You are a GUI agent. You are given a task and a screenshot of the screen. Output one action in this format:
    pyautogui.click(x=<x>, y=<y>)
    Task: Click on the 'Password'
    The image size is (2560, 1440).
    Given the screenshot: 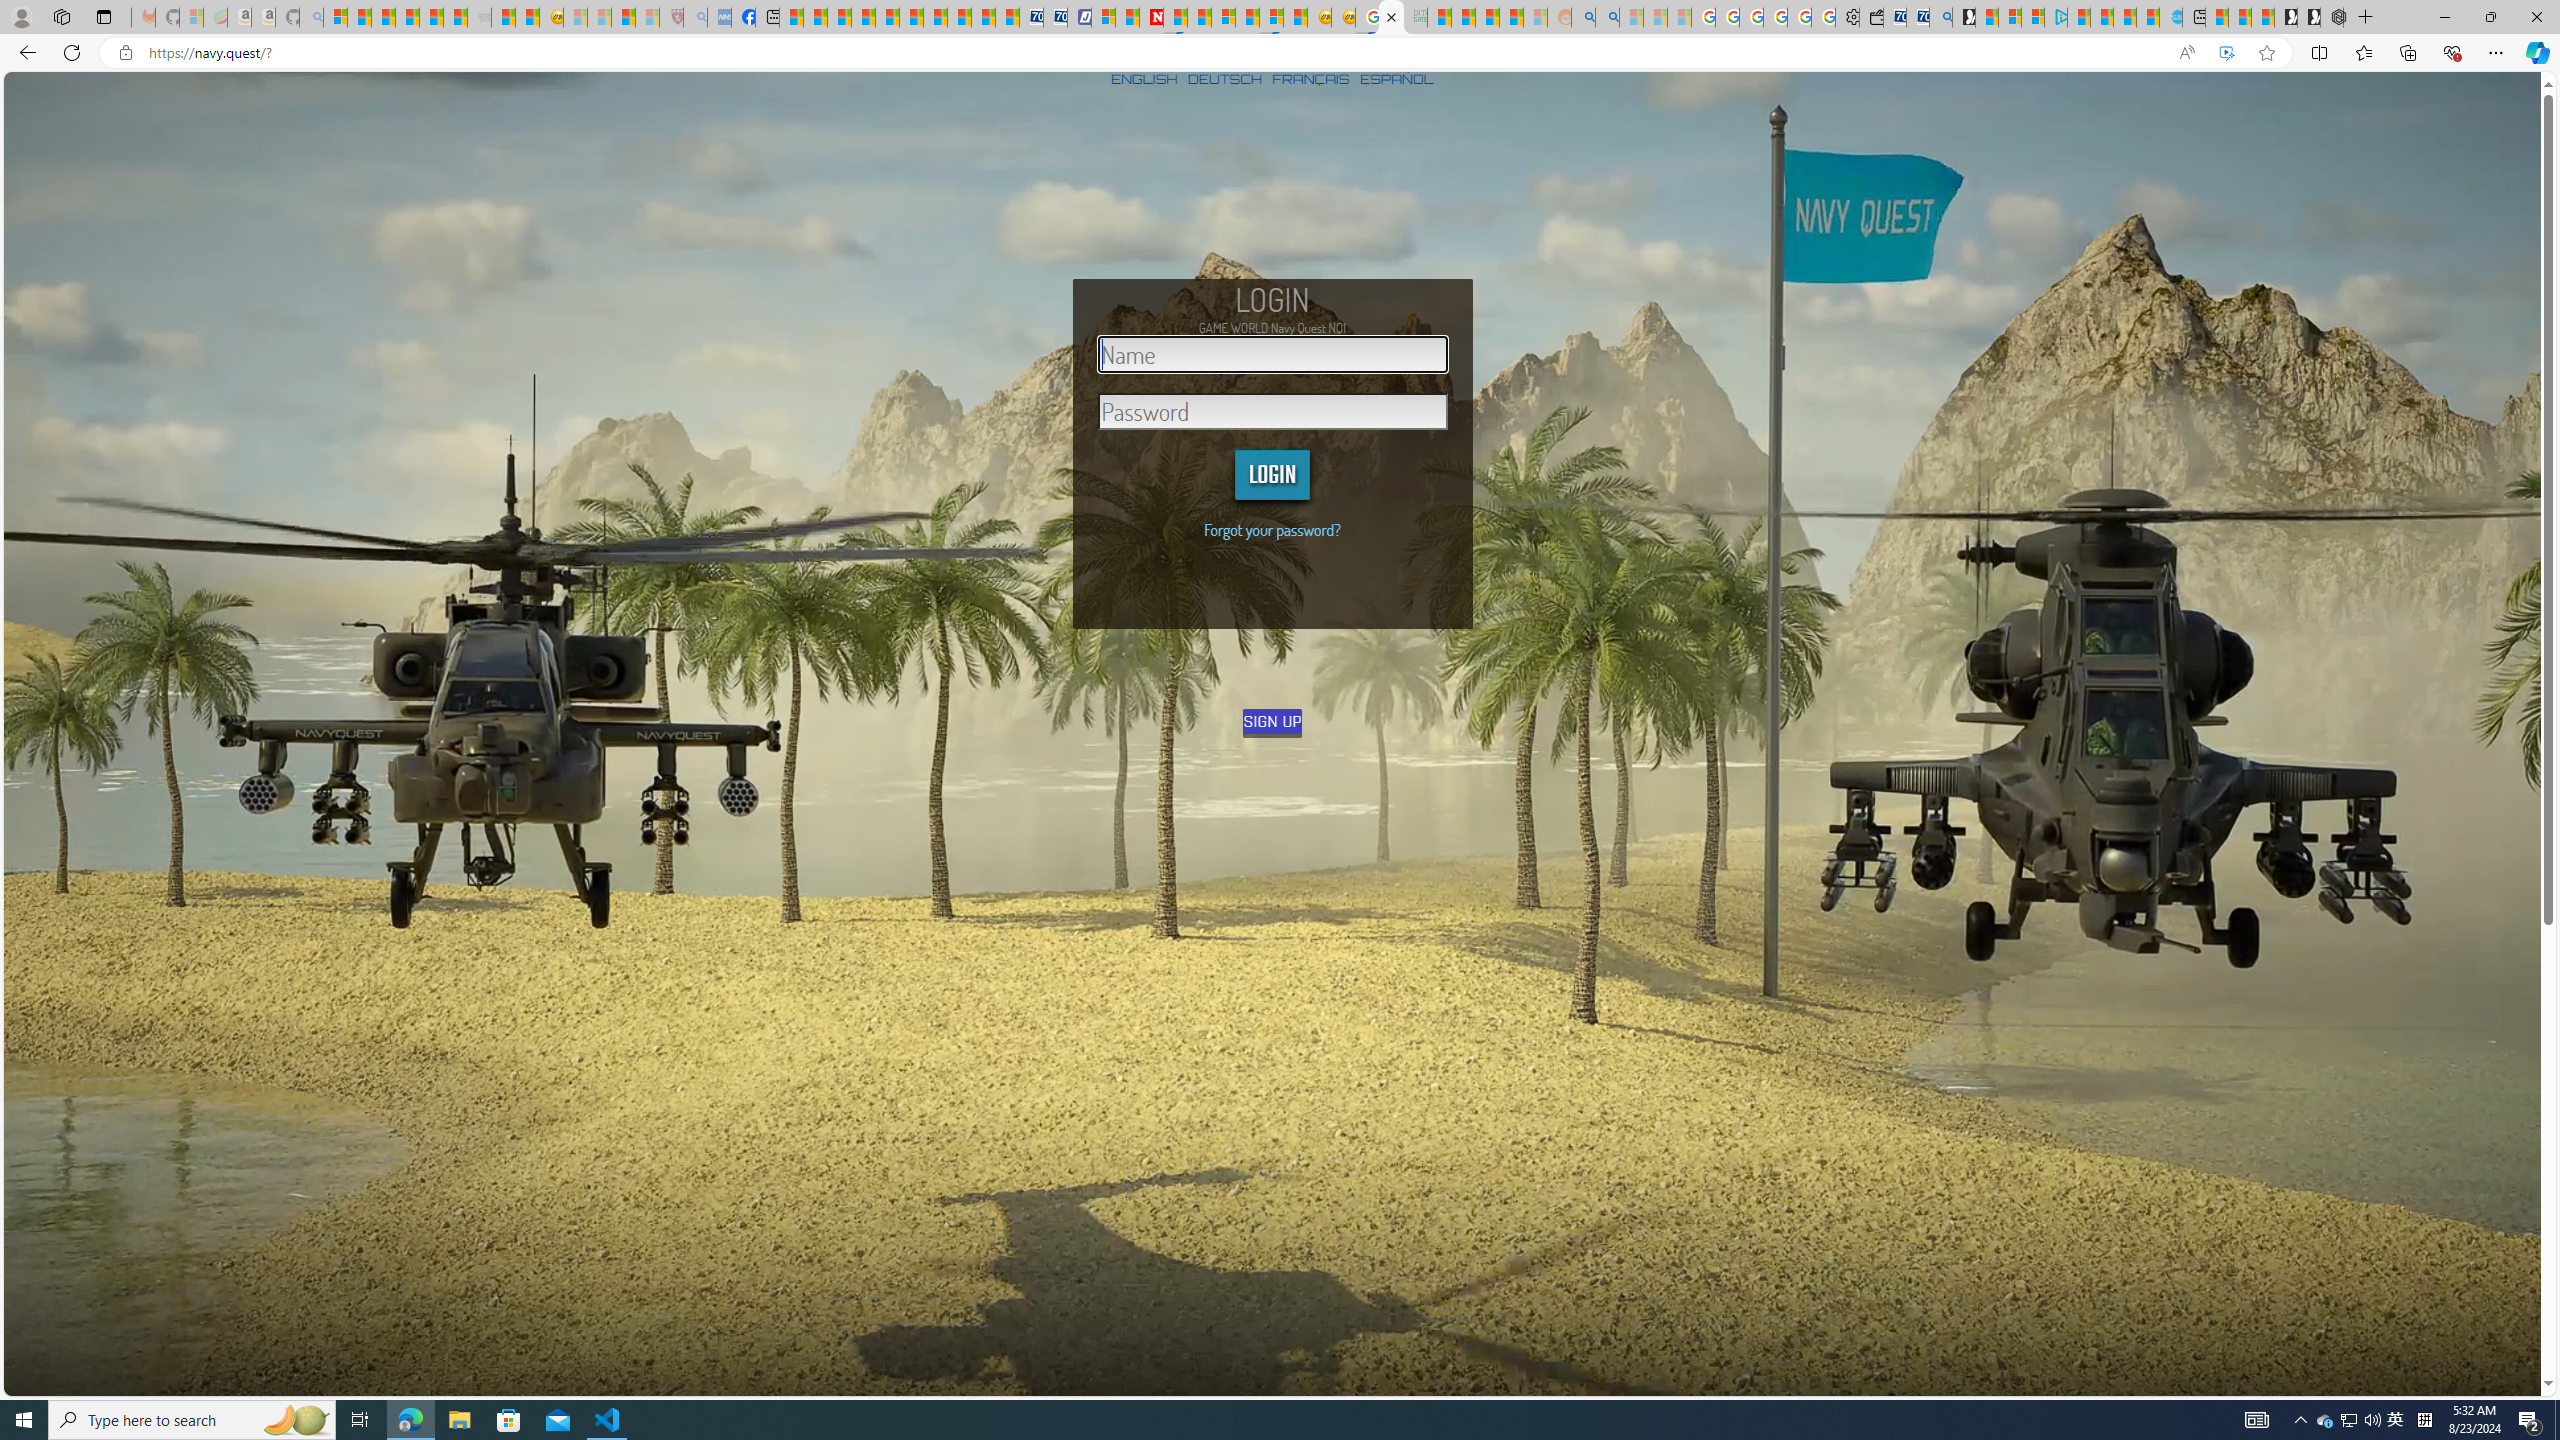 What is the action you would take?
    pyautogui.click(x=1272, y=410)
    